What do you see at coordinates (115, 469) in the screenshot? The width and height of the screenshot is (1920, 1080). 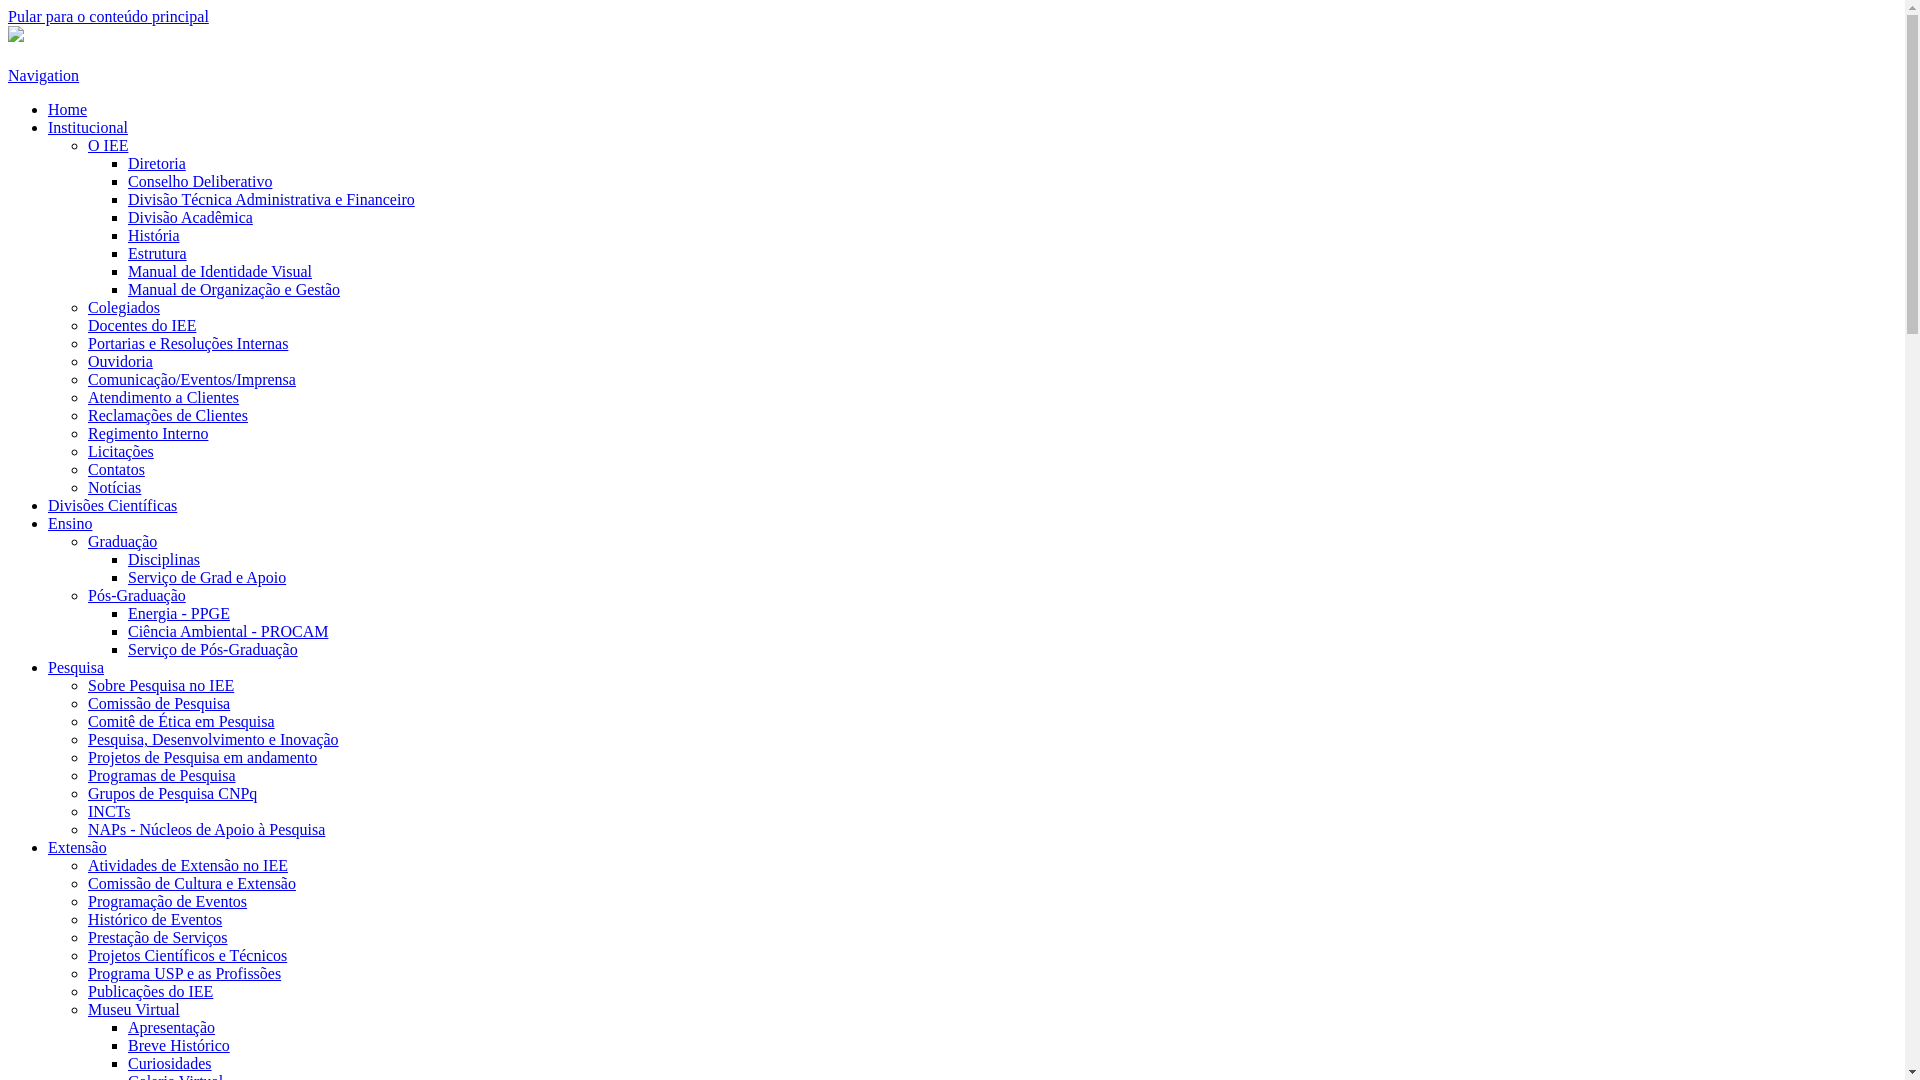 I see `'Contatos'` at bounding box center [115, 469].